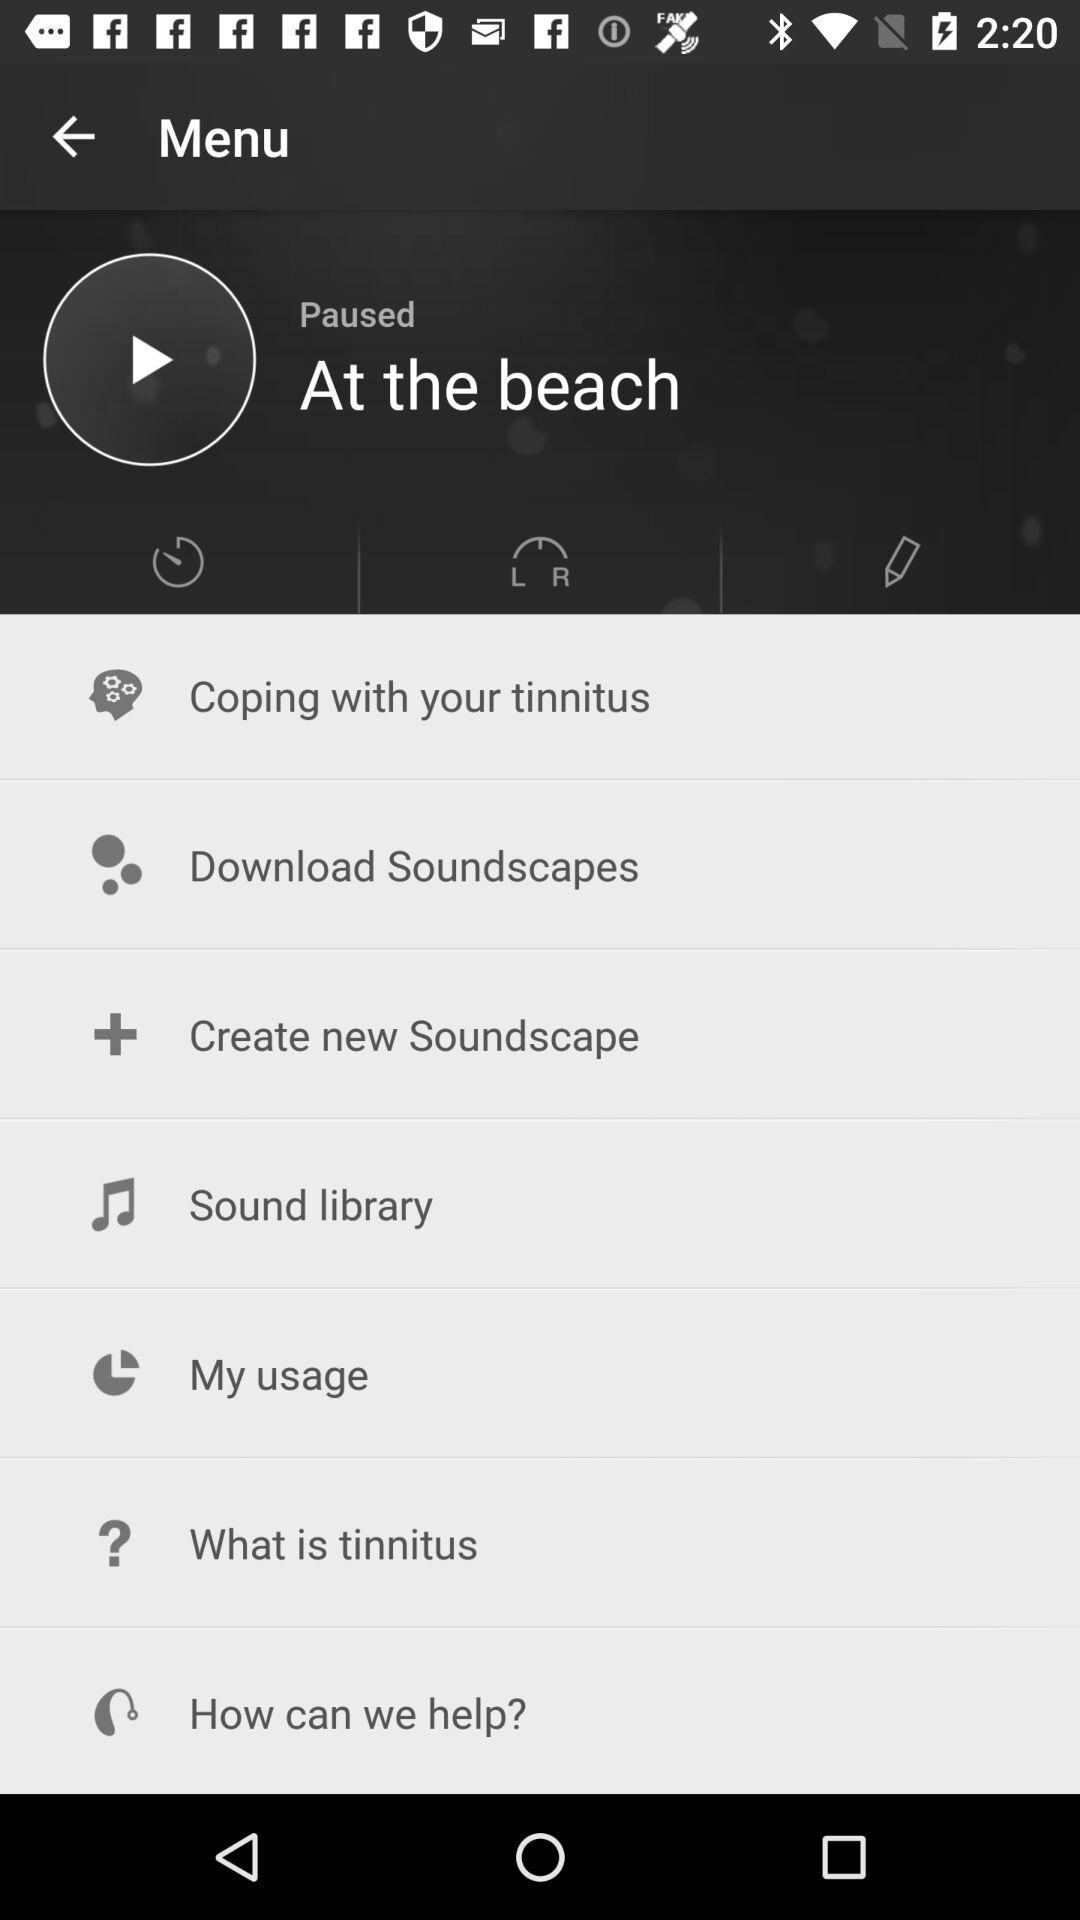 This screenshot has width=1080, height=1920. I want to click on item below what is tinnitus item, so click(540, 1711).